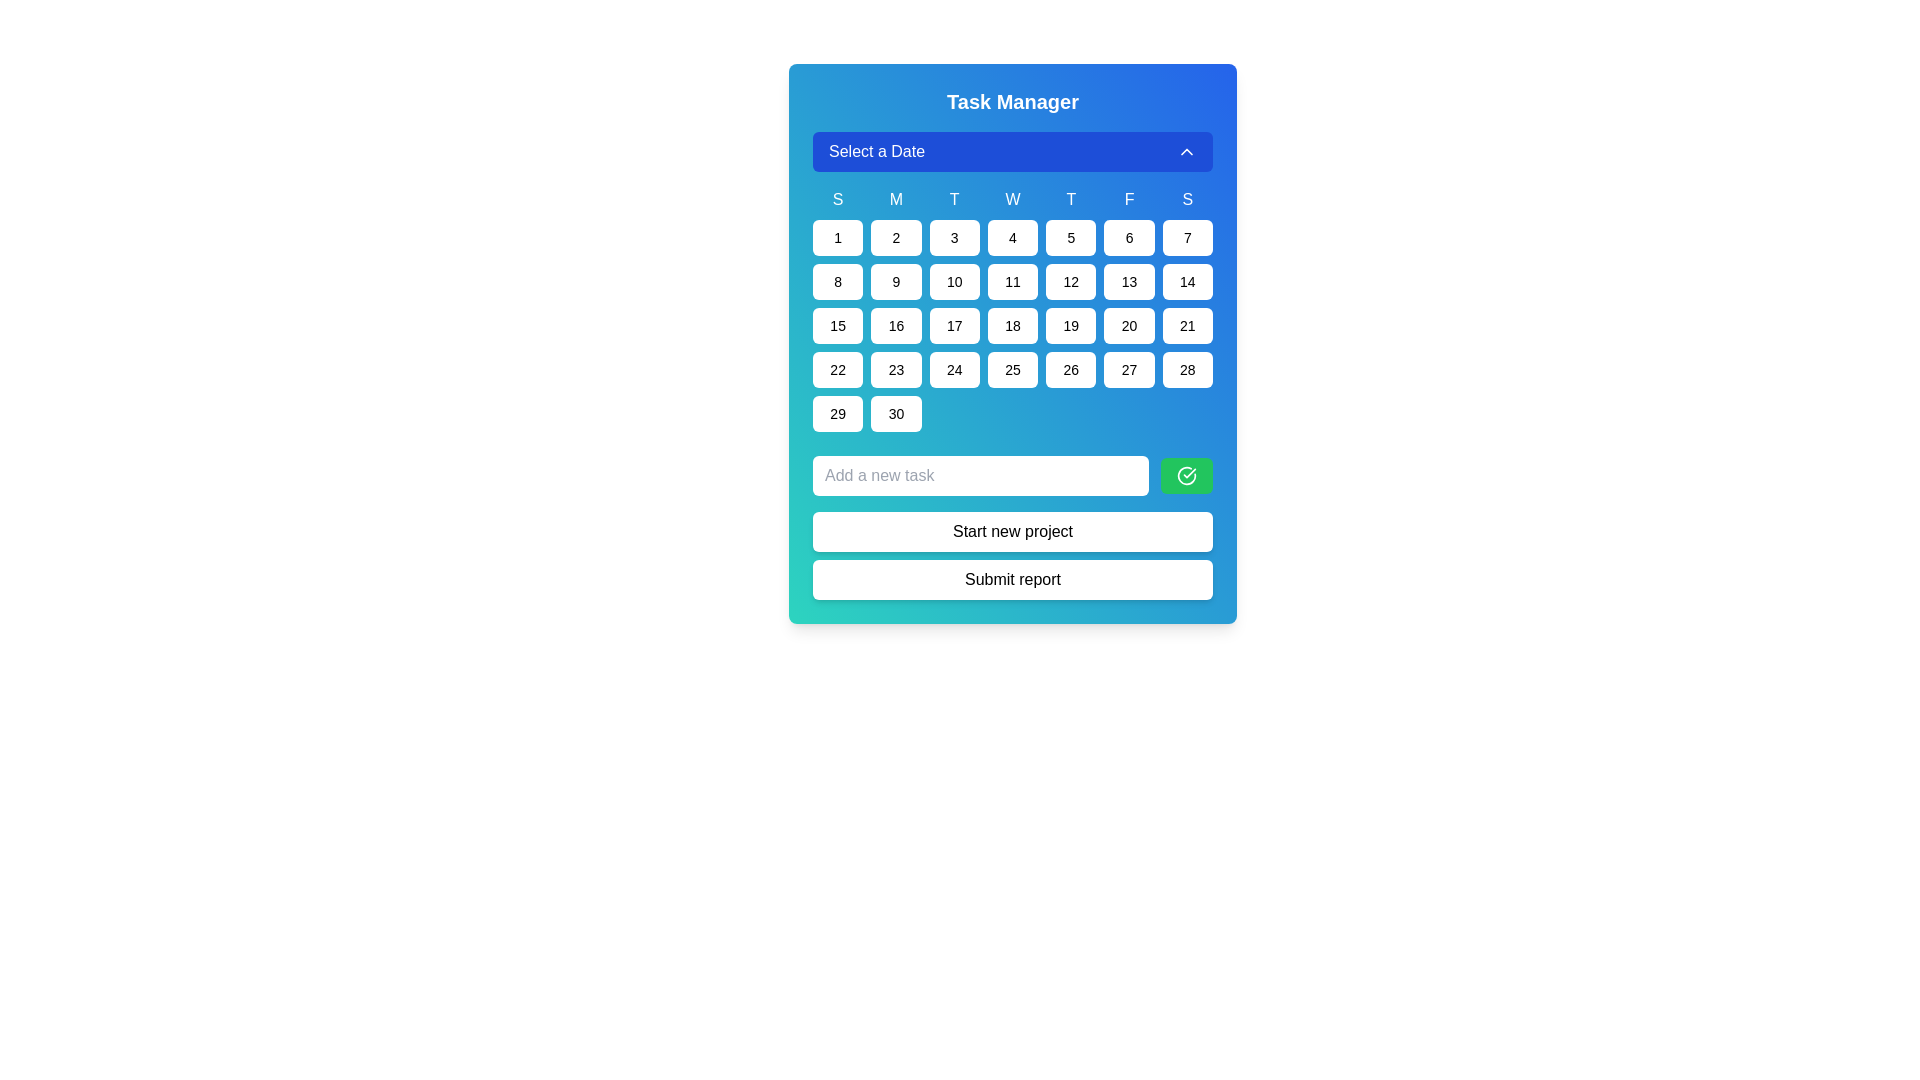 The image size is (1920, 1080). What do you see at coordinates (1187, 325) in the screenshot?
I see `the button displaying the number '21' in the calendar interface` at bounding box center [1187, 325].